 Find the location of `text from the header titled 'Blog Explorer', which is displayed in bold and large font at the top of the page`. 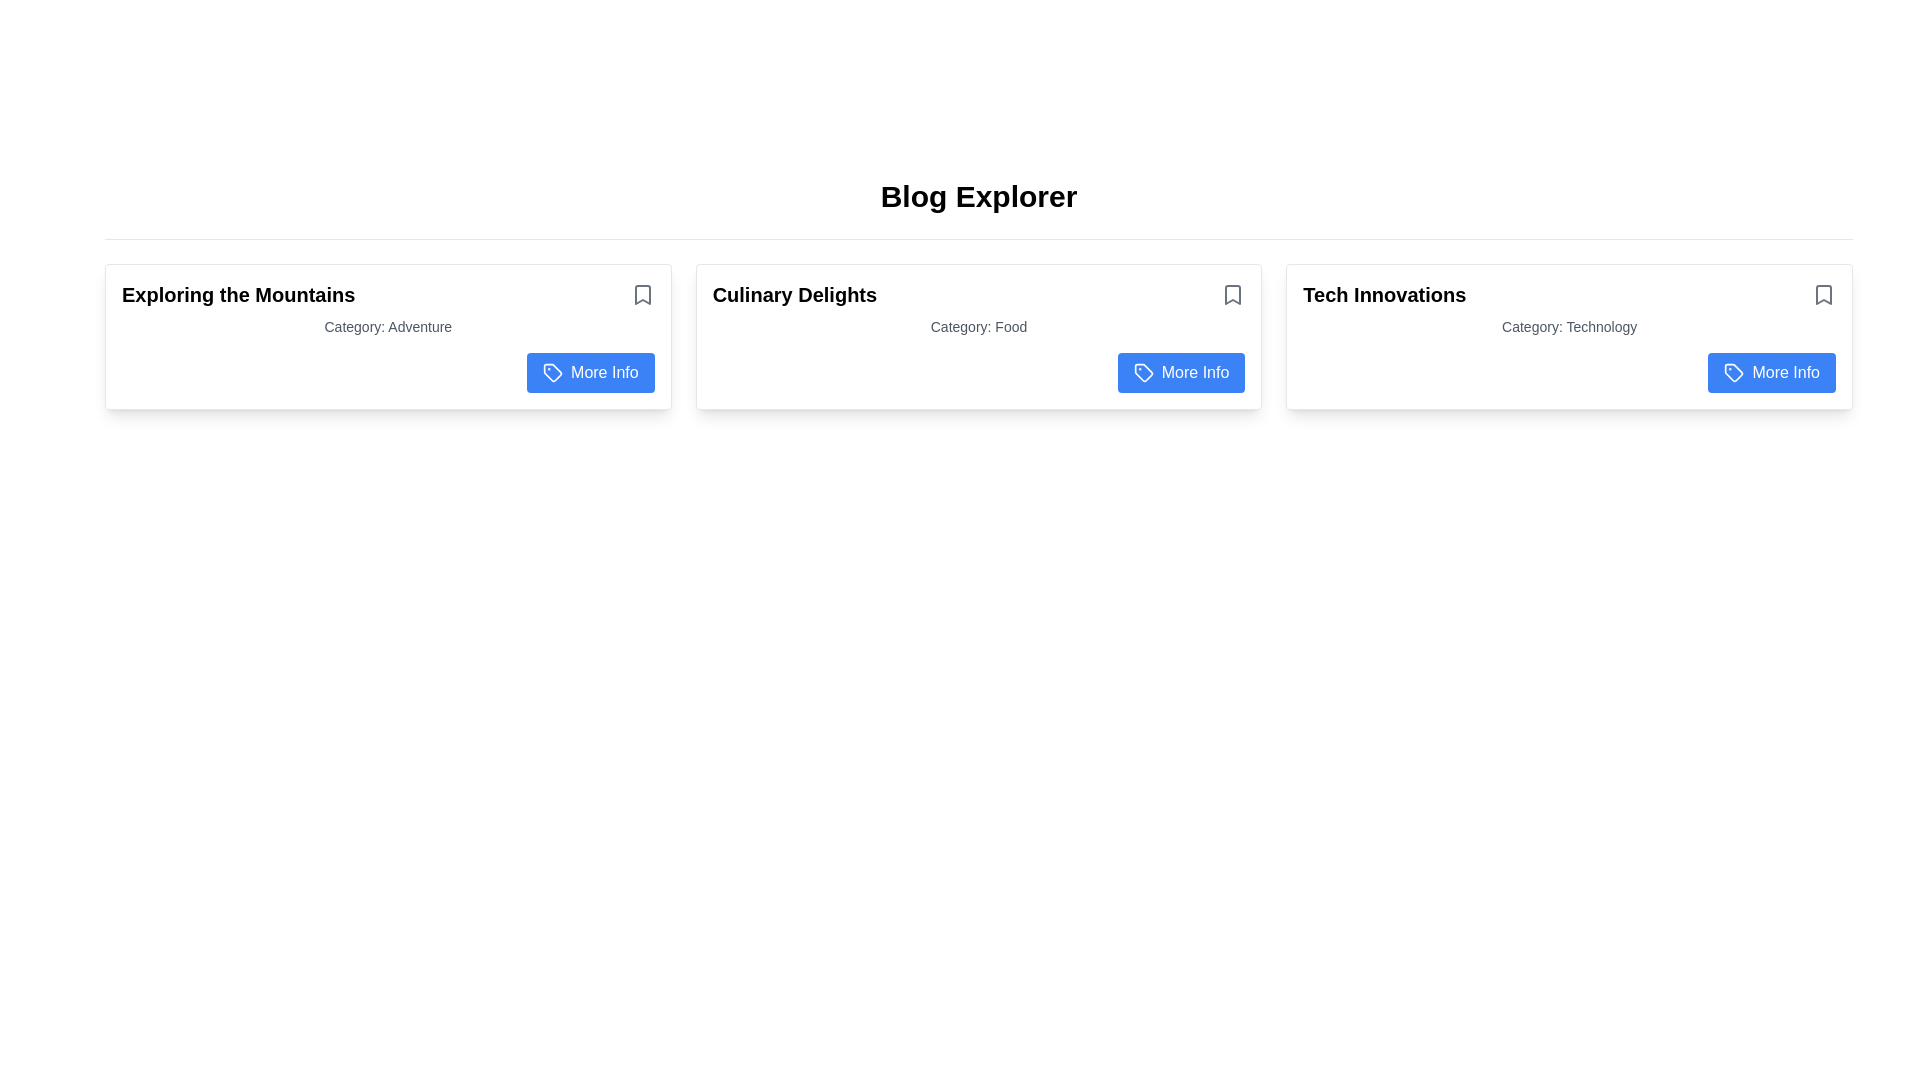

text from the header titled 'Blog Explorer', which is displayed in bold and large font at the top of the page is located at coordinates (979, 196).